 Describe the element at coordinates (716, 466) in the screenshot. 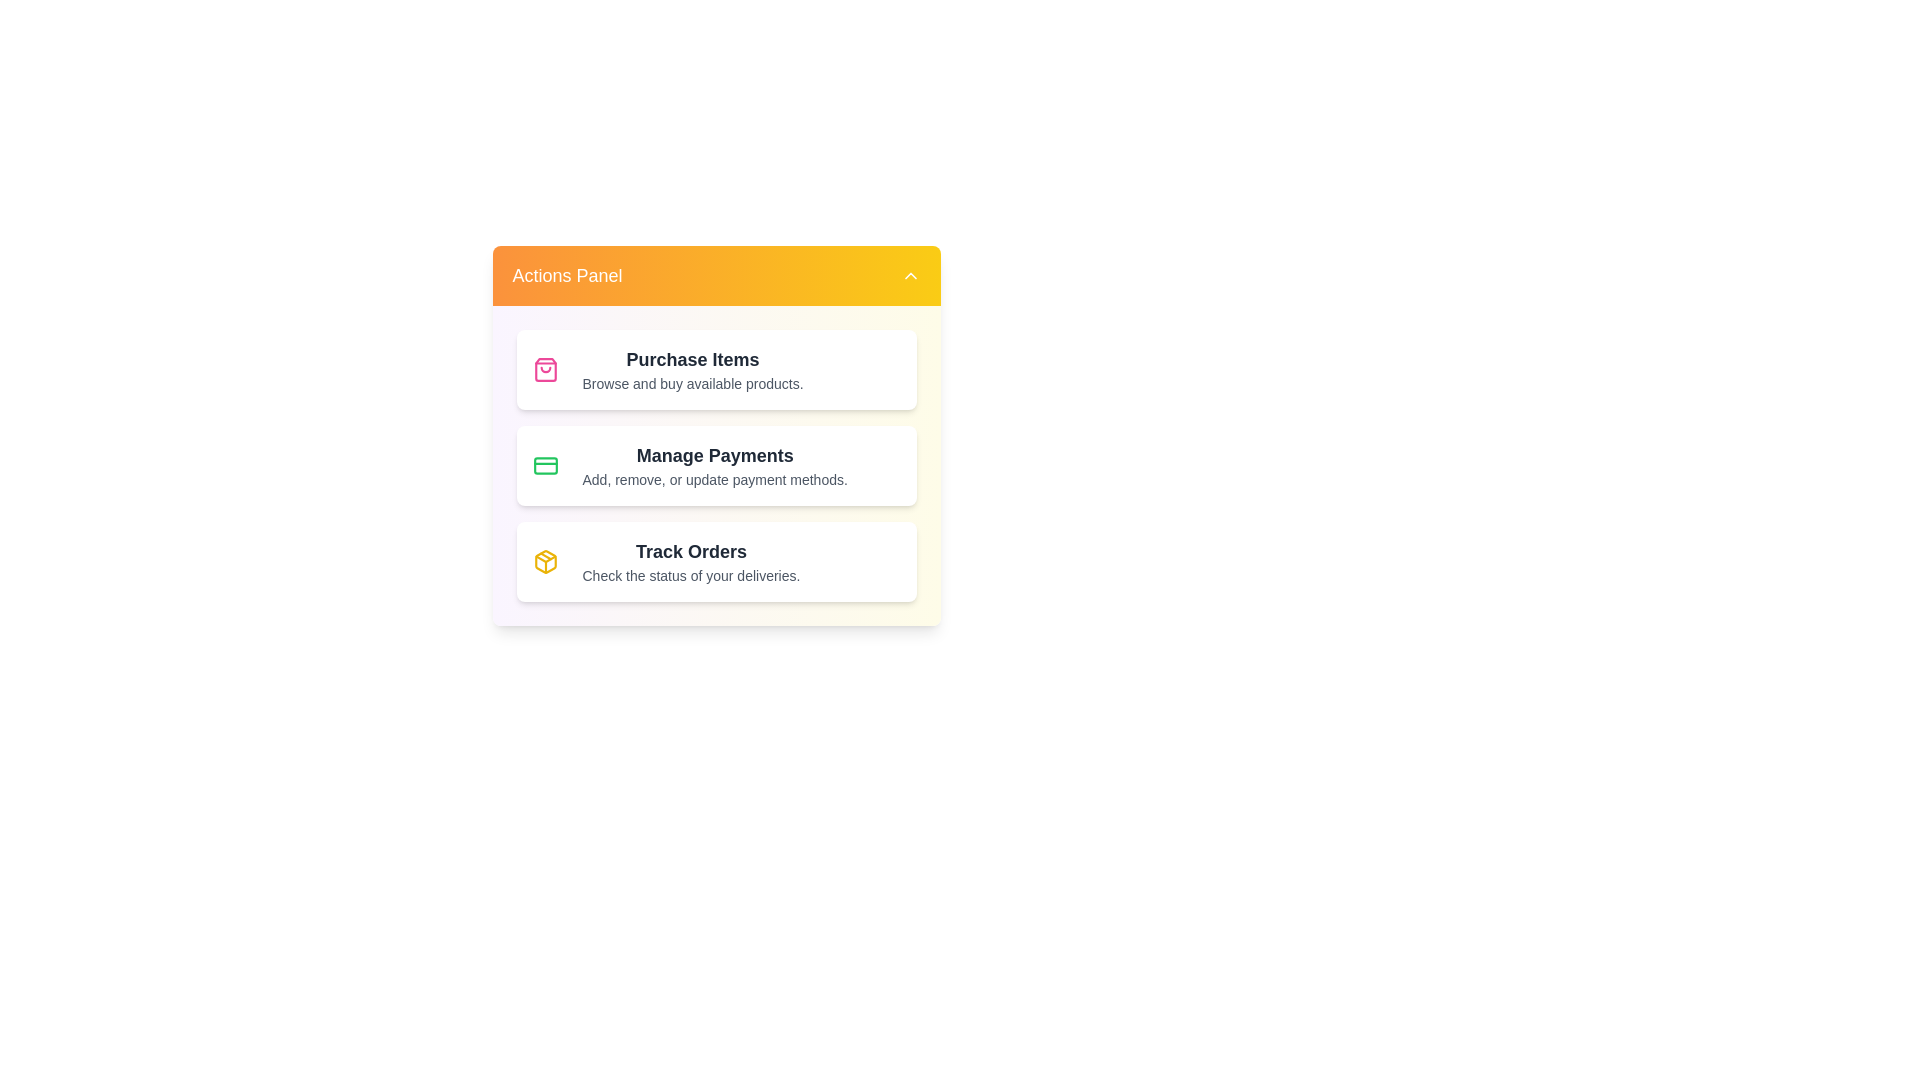

I see `the Manage Payments element to observe the hover effect` at that location.